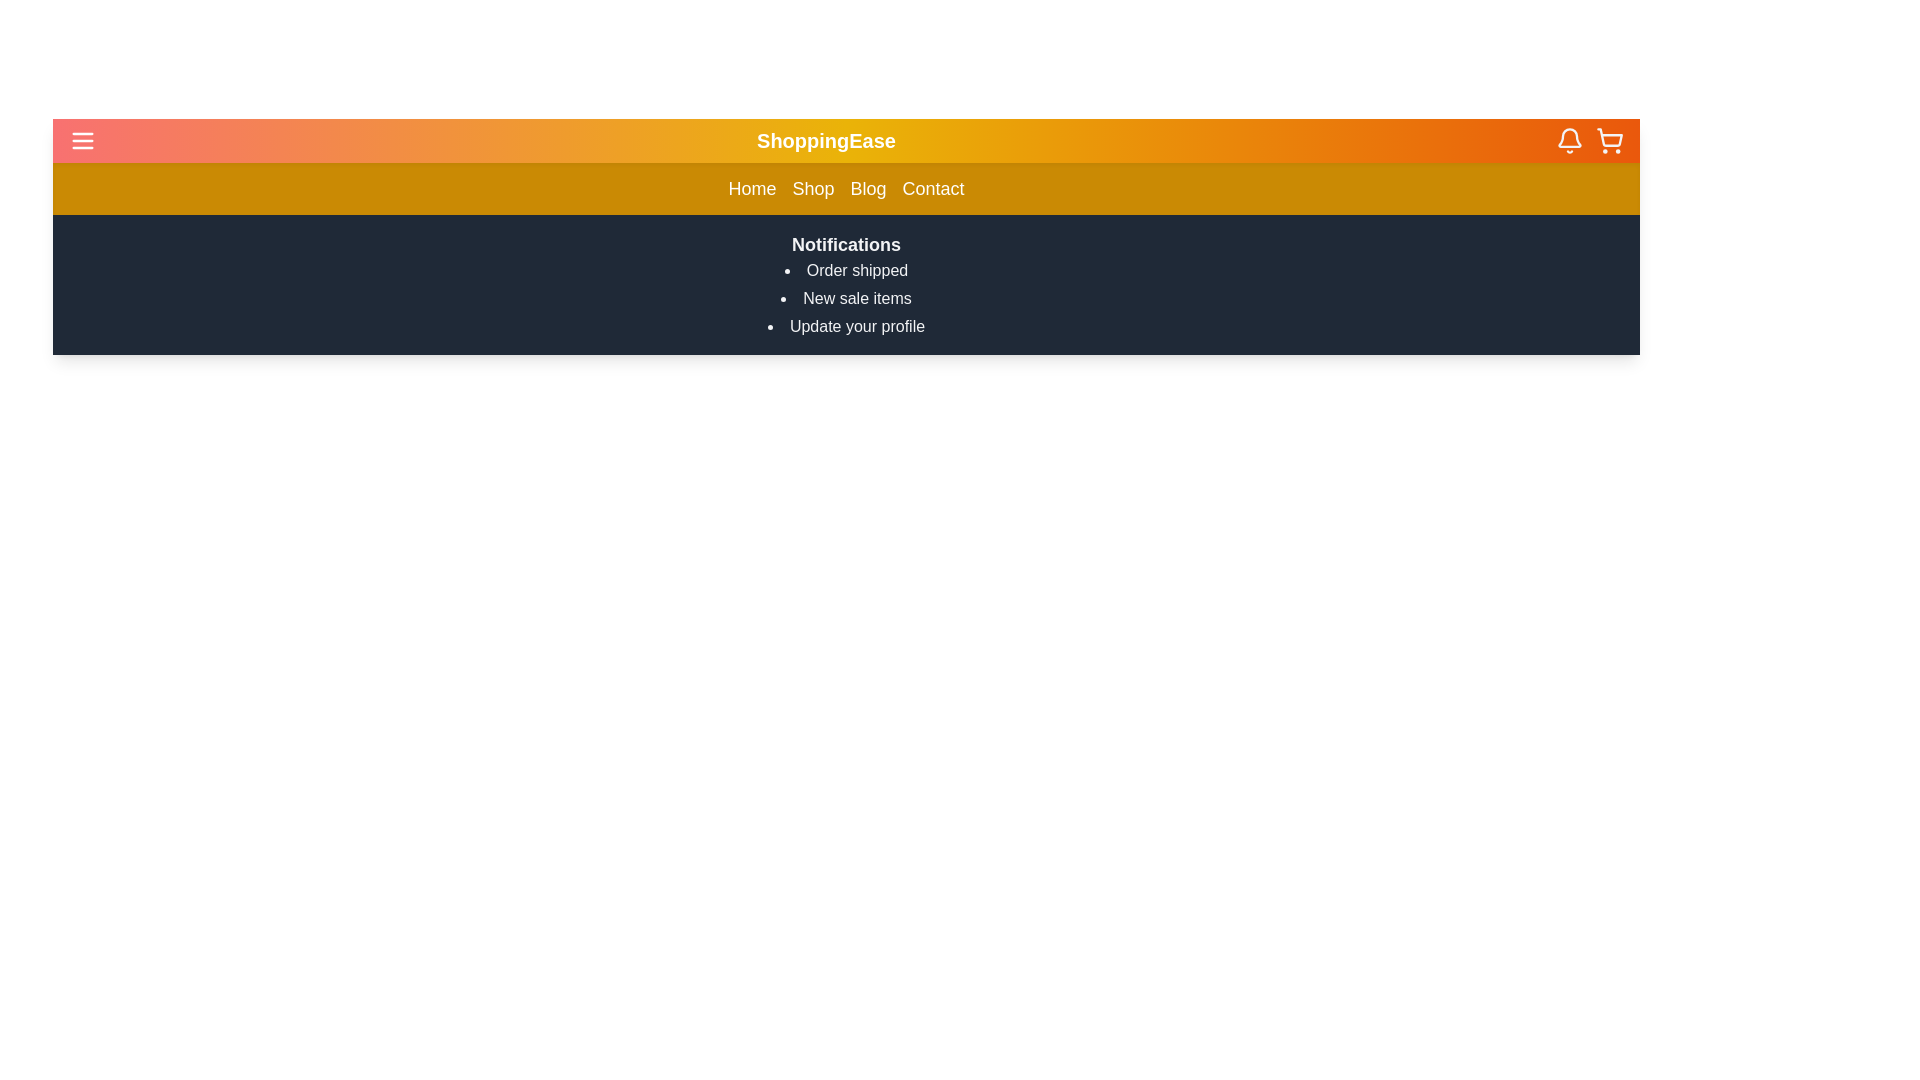  Describe the element at coordinates (868, 189) in the screenshot. I see `the 'Blog' text link in the navigation bar, which is the third item in a list of four links ('Home', 'Shop', 'Blog', 'Contact')` at that location.